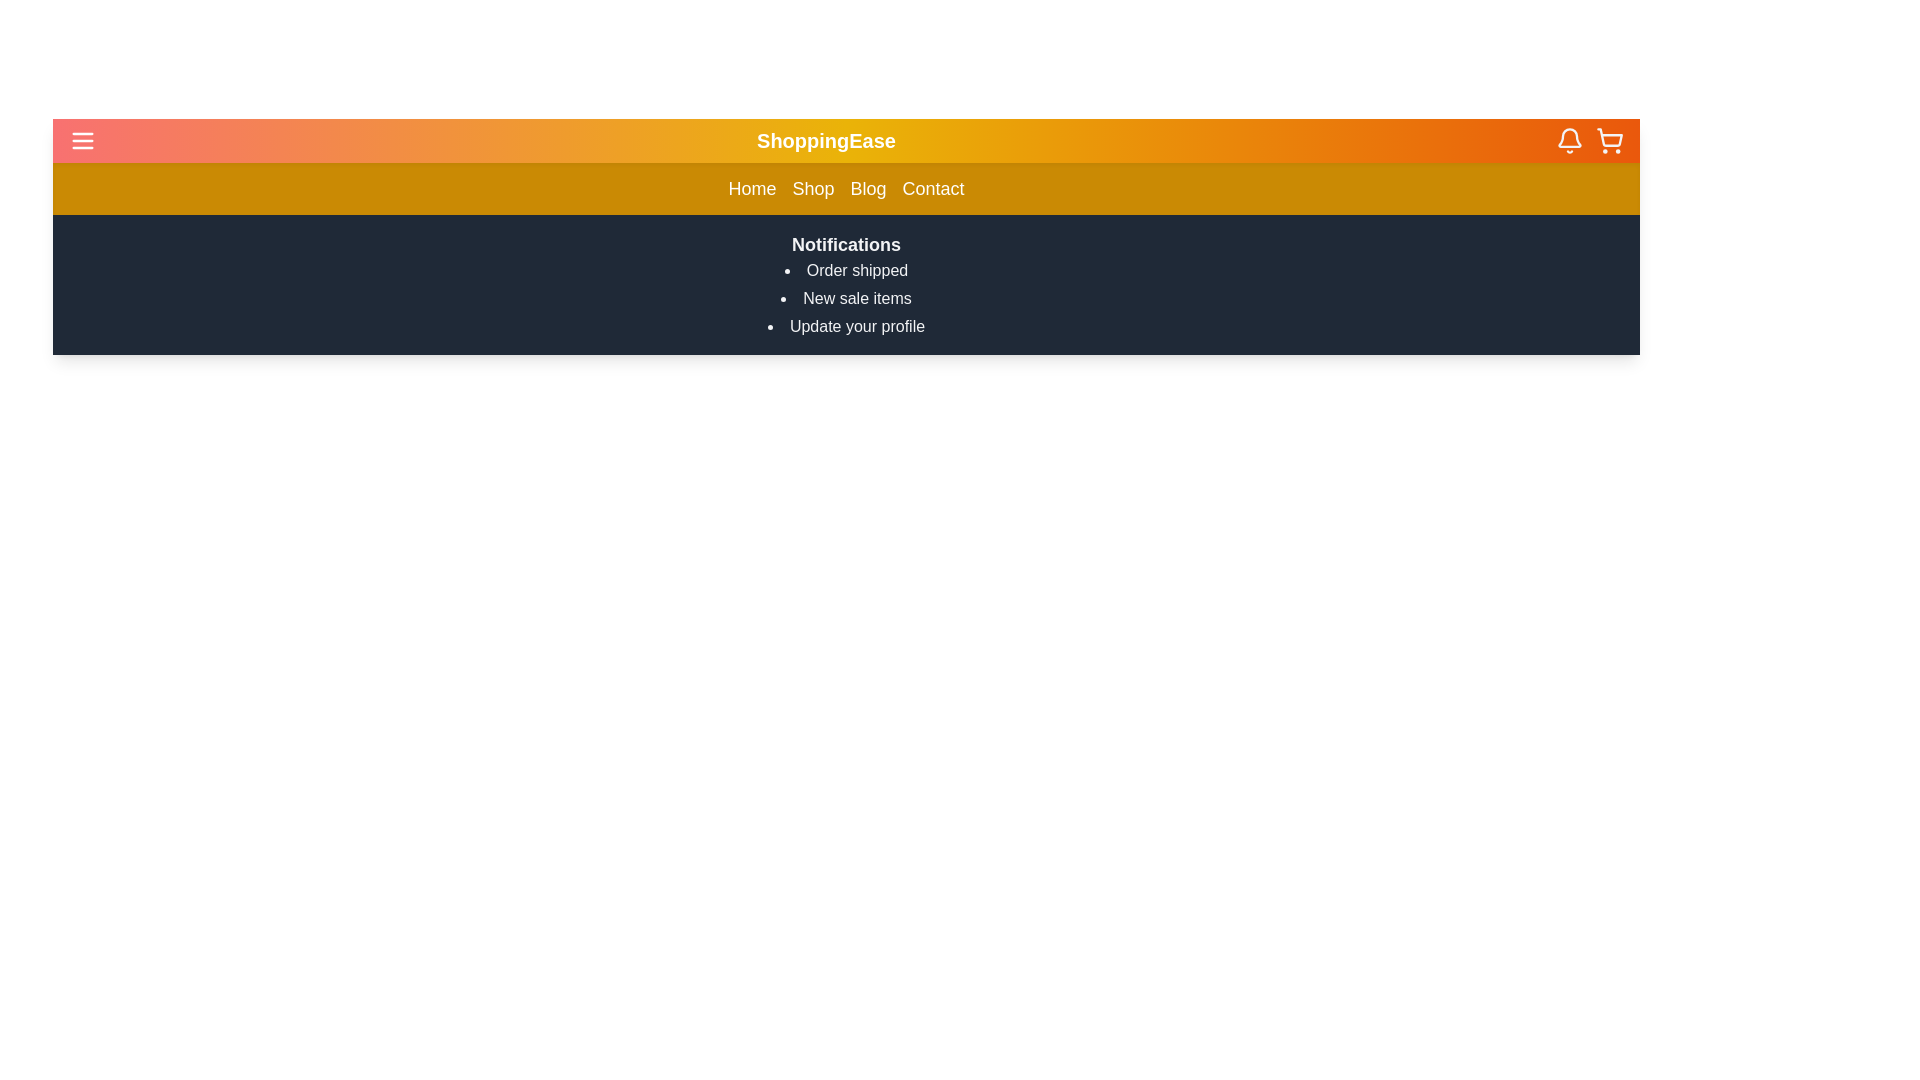  Describe the element at coordinates (868, 189) in the screenshot. I see `the 'Blog' text link in the navigation bar, which is the third item in a list of four links ('Home', 'Shop', 'Blog', 'Contact')` at that location.